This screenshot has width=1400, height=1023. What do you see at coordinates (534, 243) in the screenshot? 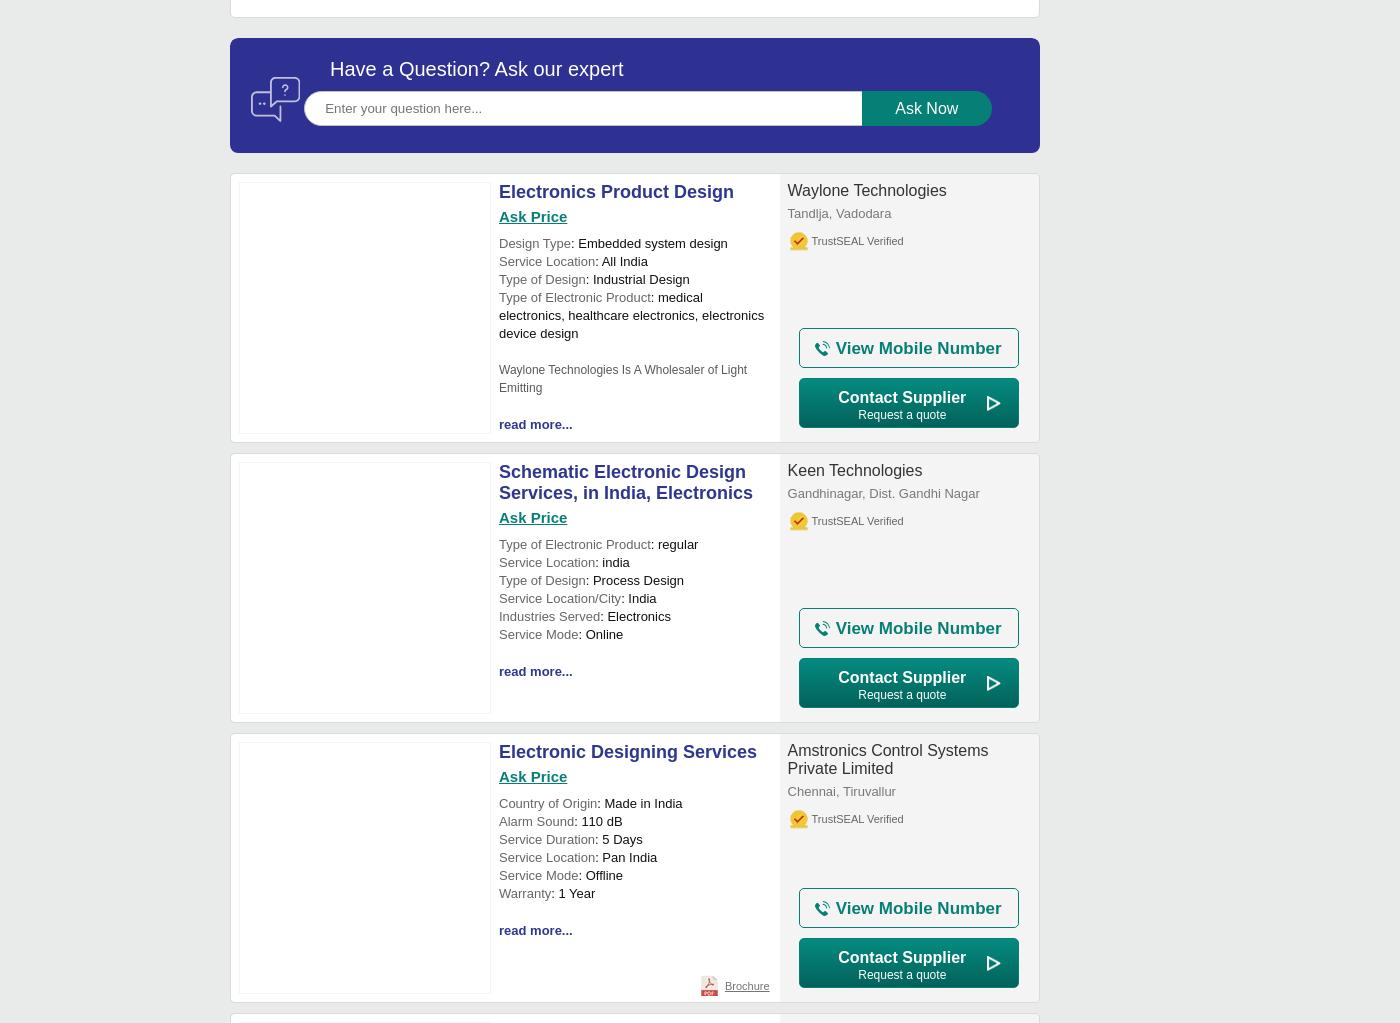
I see `'Design Type'` at bounding box center [534, 243].